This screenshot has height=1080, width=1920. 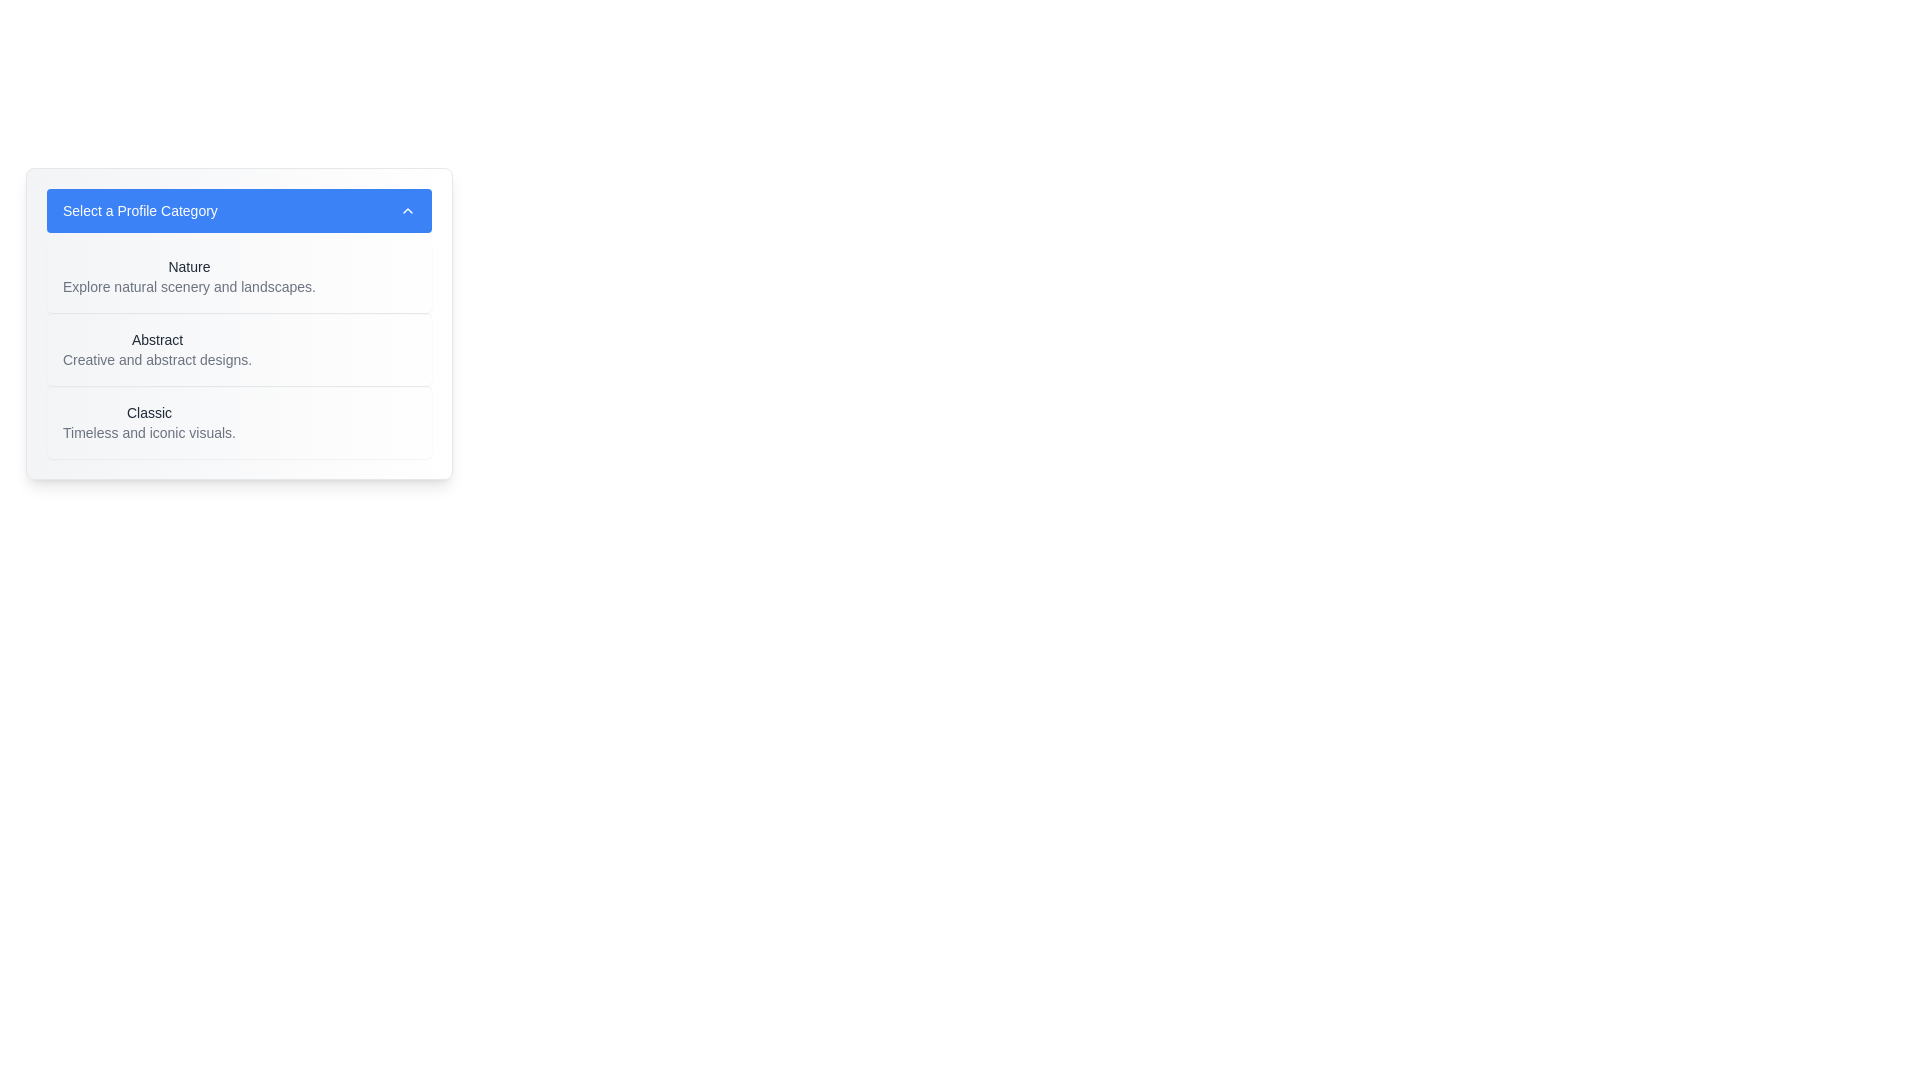 I want to click on the 'Abstract' option in the dropdown menu, which is the second item listed beneath 'Nature' and above 'Classic', so click(x=239, y=323).